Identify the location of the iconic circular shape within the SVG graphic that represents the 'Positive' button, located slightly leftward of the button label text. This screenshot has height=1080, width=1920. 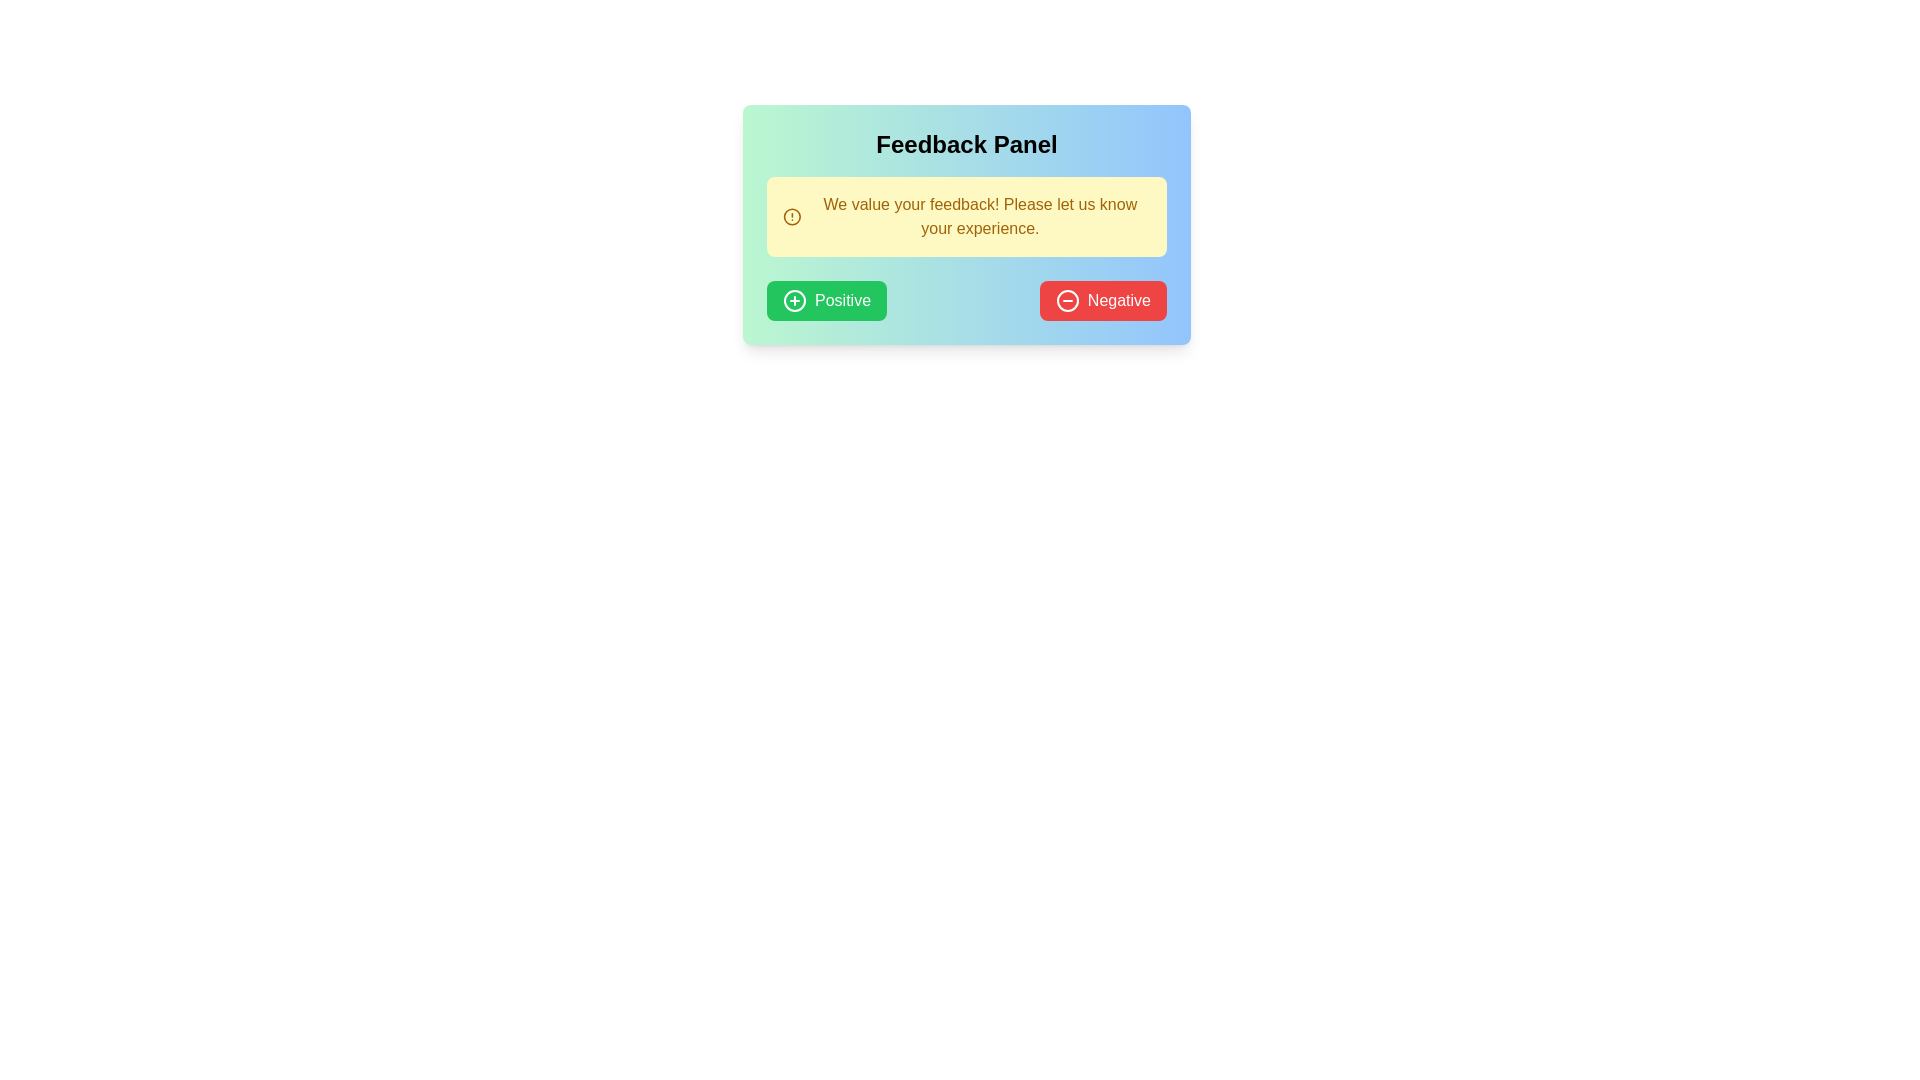
(794, 300).